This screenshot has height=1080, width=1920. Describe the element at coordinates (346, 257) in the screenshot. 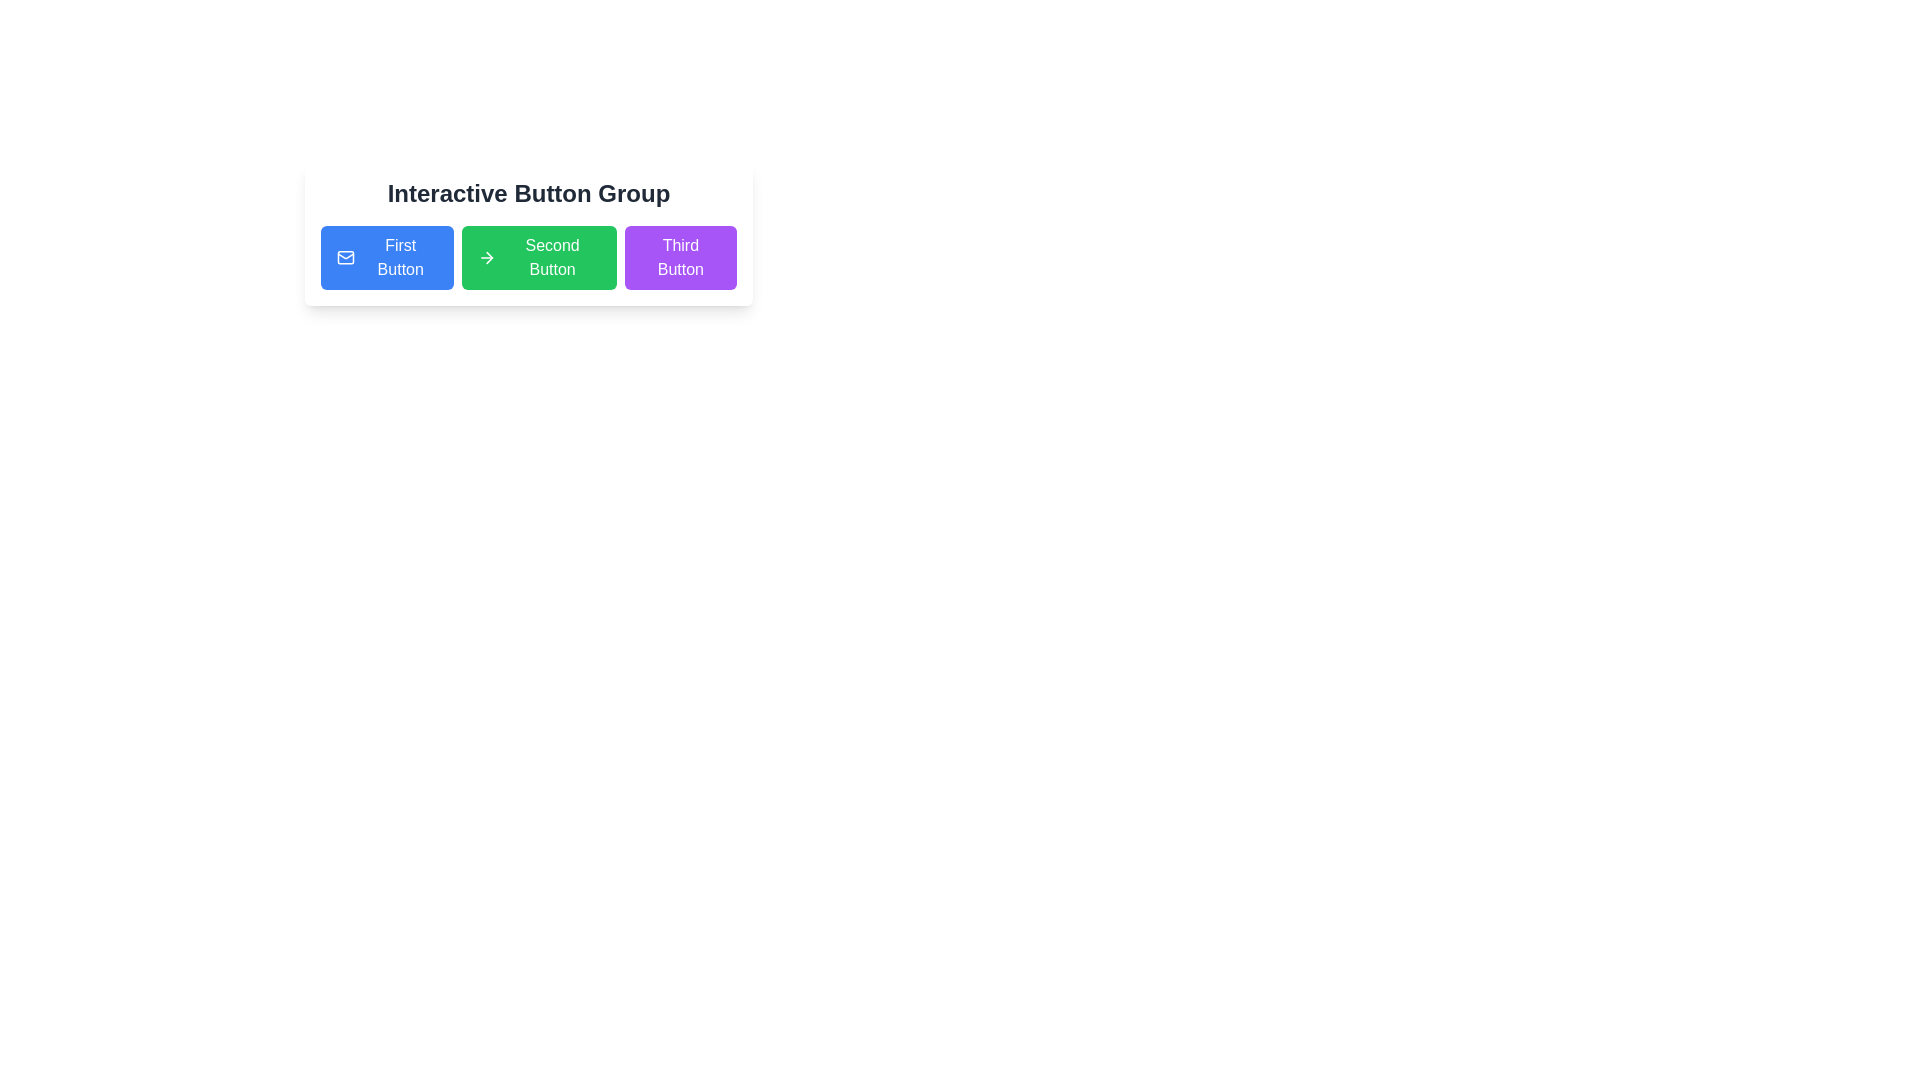

I see `the 'First Button' which contains a small outlined mail icon, located in the leftmost position of a horizontal button group` at that location.